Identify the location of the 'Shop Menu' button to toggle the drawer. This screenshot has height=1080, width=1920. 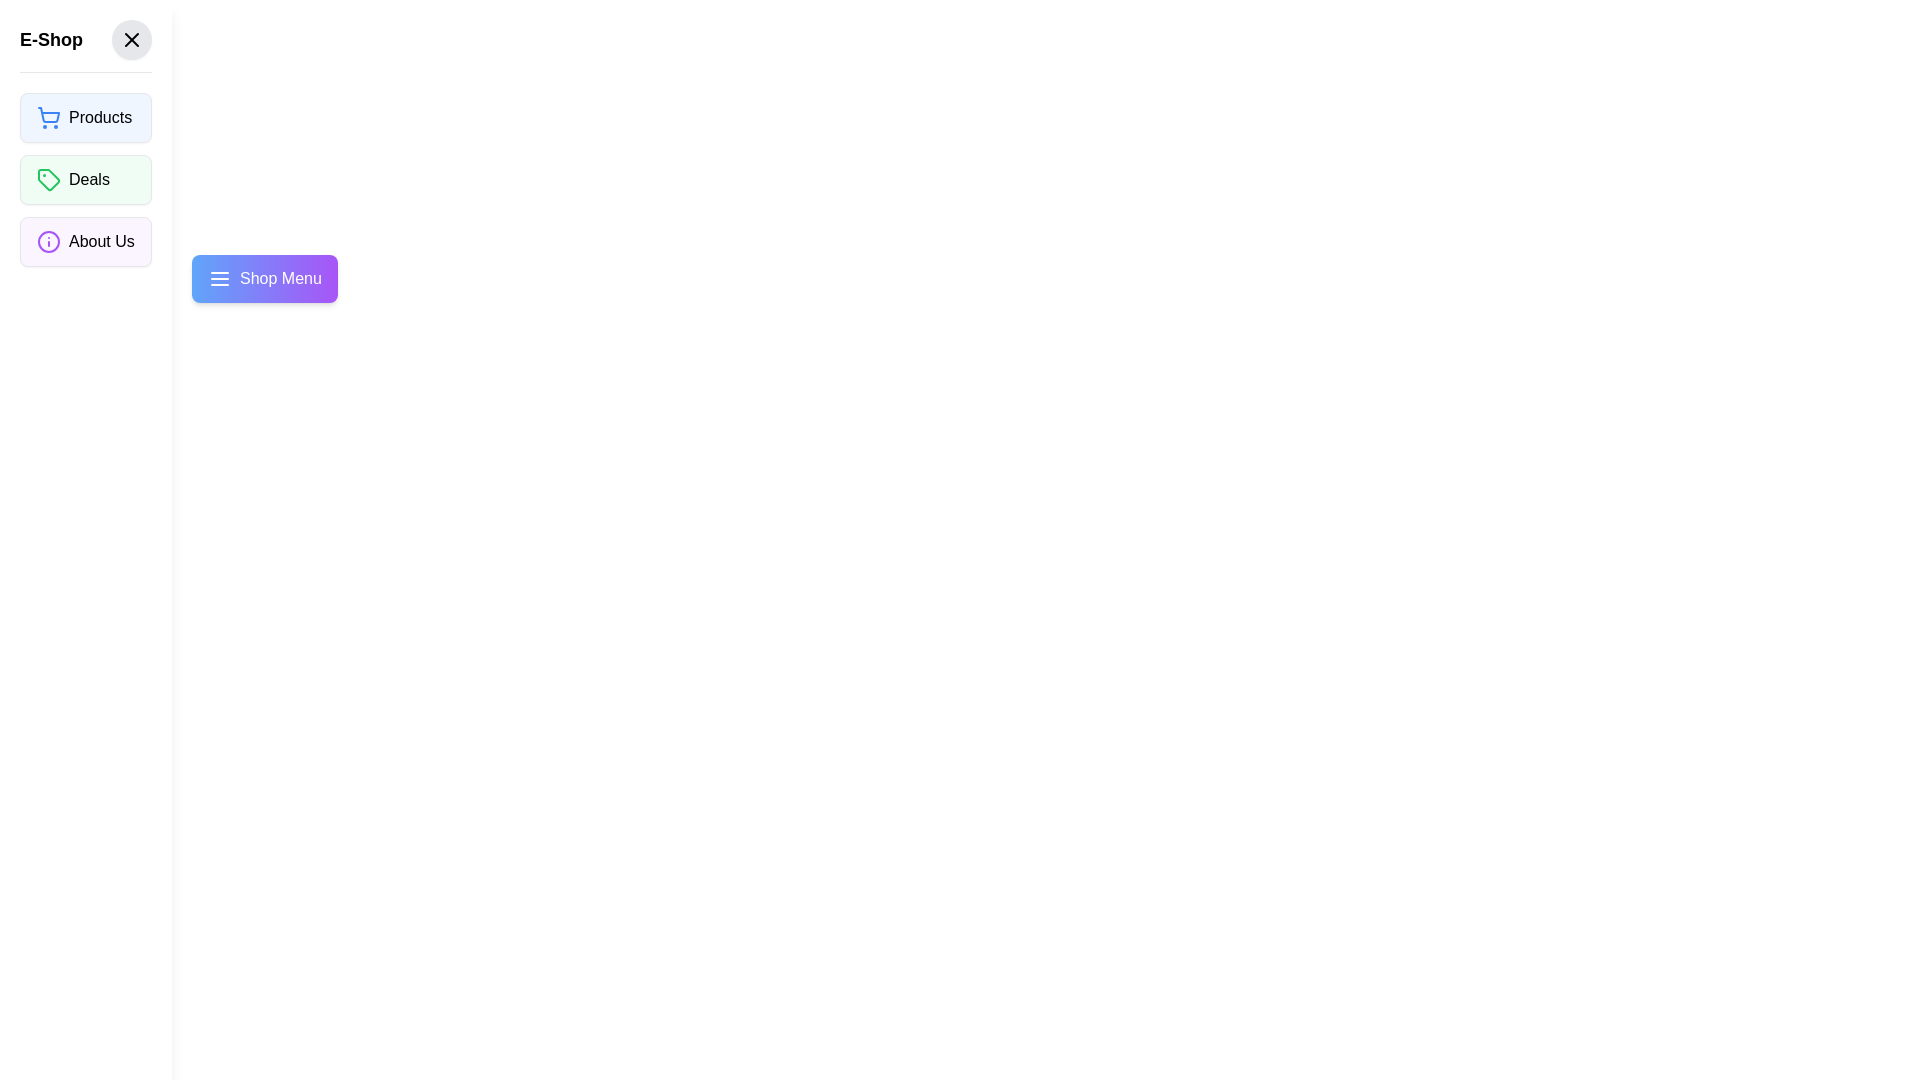
(263, 278).